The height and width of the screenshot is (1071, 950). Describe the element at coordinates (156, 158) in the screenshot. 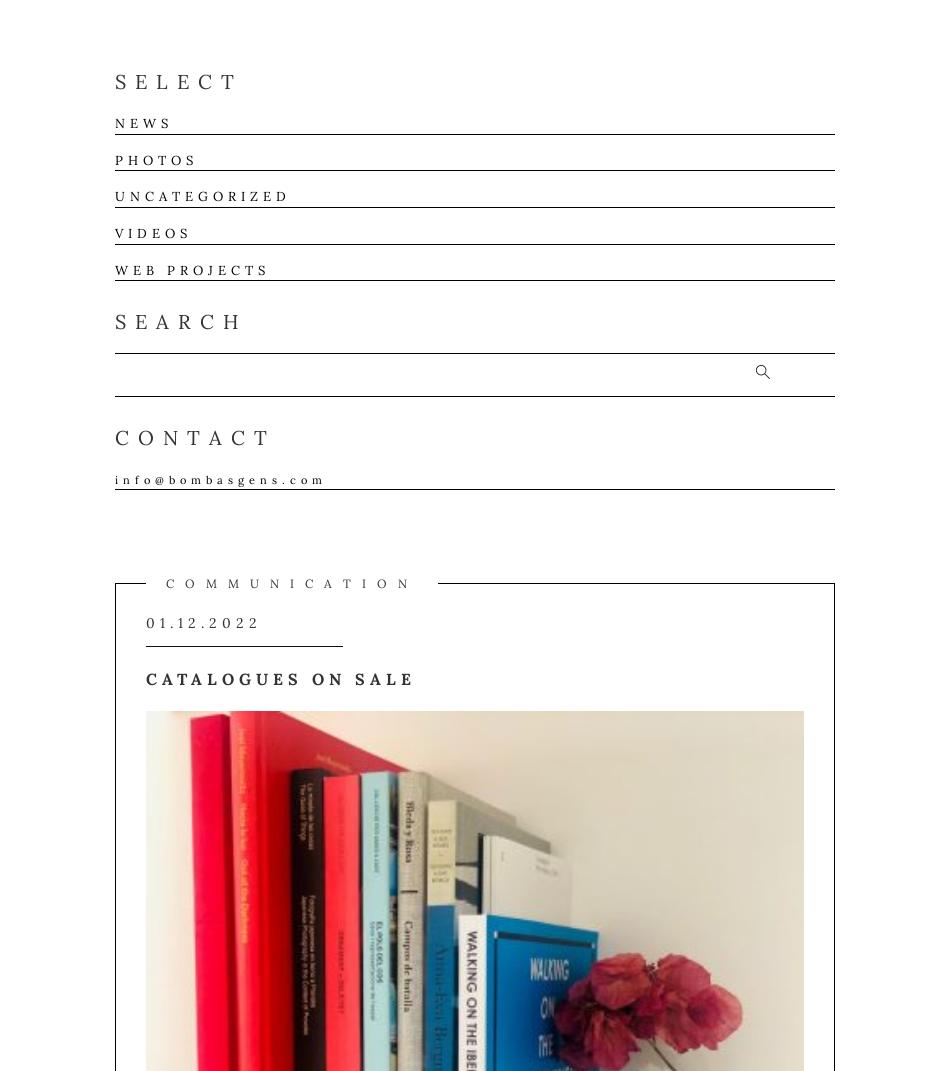

I see `'Photos'` at that location.